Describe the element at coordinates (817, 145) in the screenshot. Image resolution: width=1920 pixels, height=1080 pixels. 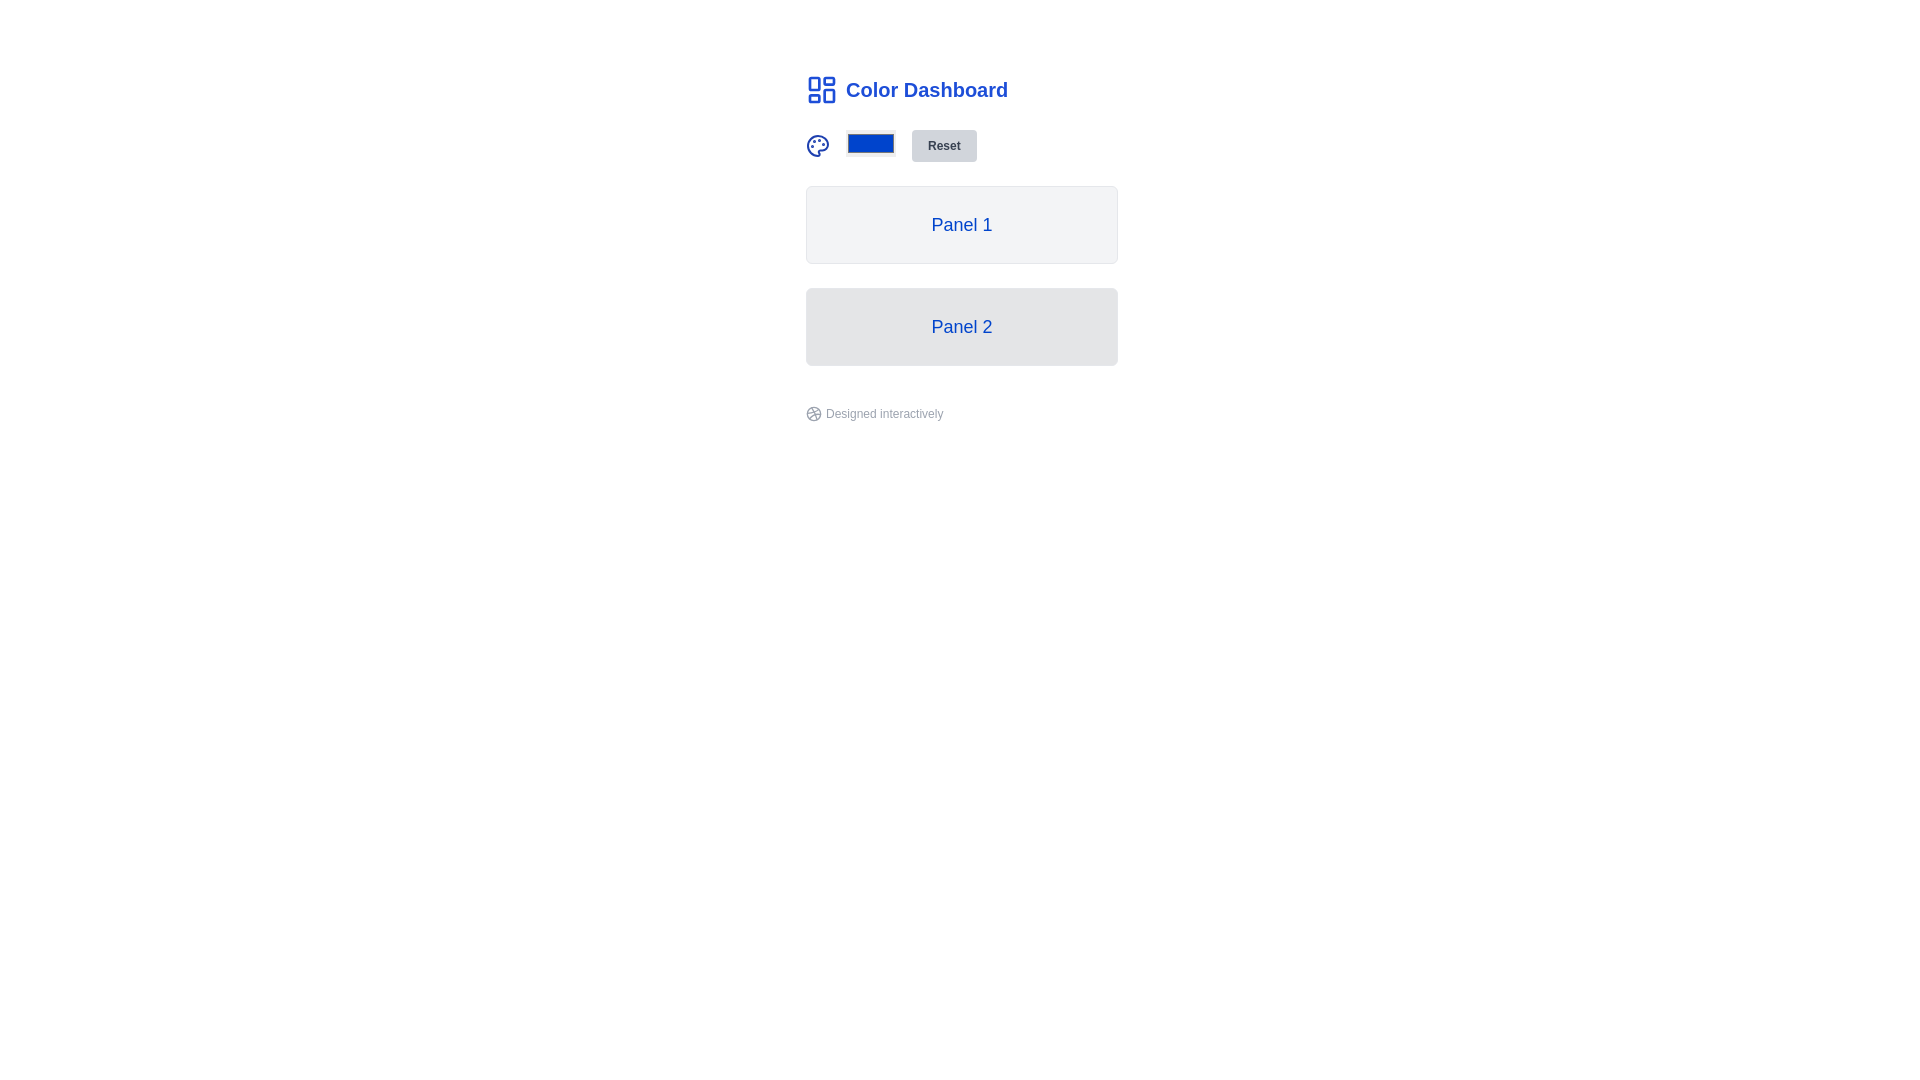
I see `the vibrant blue circular palette icon with multiple small circles inside, located near the 'Reset' button in the Color Dashboard interface` at that location.